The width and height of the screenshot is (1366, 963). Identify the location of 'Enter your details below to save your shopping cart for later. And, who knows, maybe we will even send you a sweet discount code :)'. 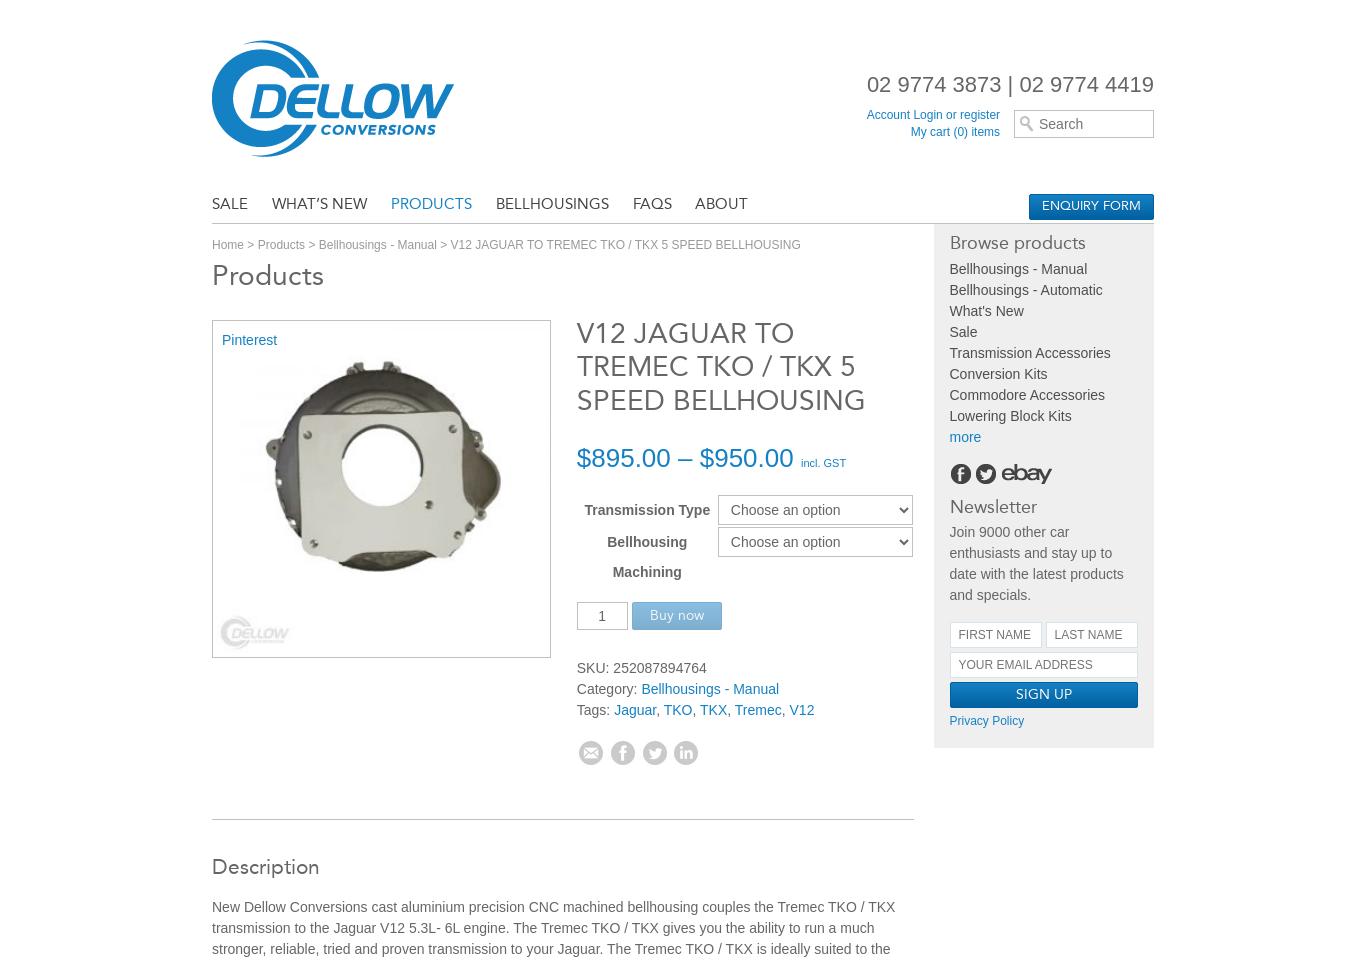
(675, 686).